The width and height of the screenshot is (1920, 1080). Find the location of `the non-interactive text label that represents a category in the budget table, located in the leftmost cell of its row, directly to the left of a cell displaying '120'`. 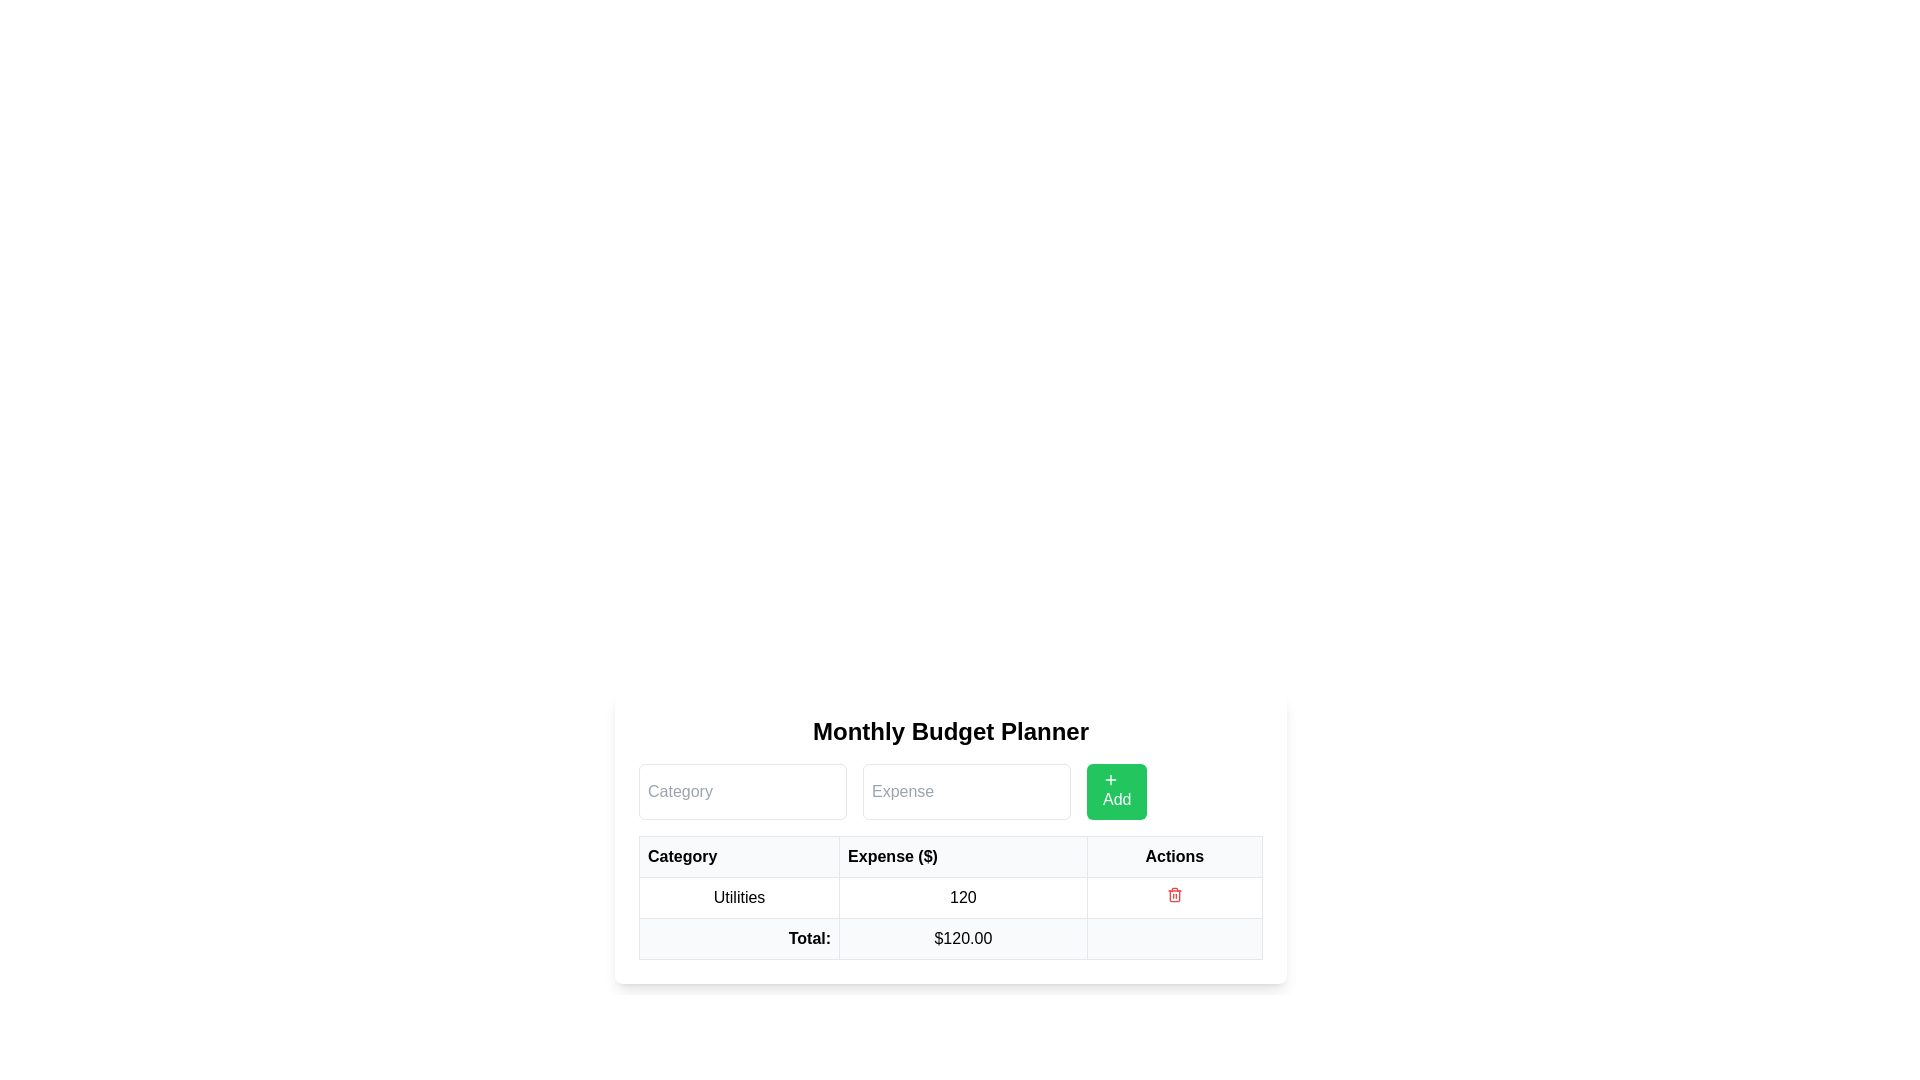

the non-interactive text label that represents a category in the budget table, located in the leftmost cell of its row, directly to the left of a cell displaying '120' is located at coordinates (738, 897).